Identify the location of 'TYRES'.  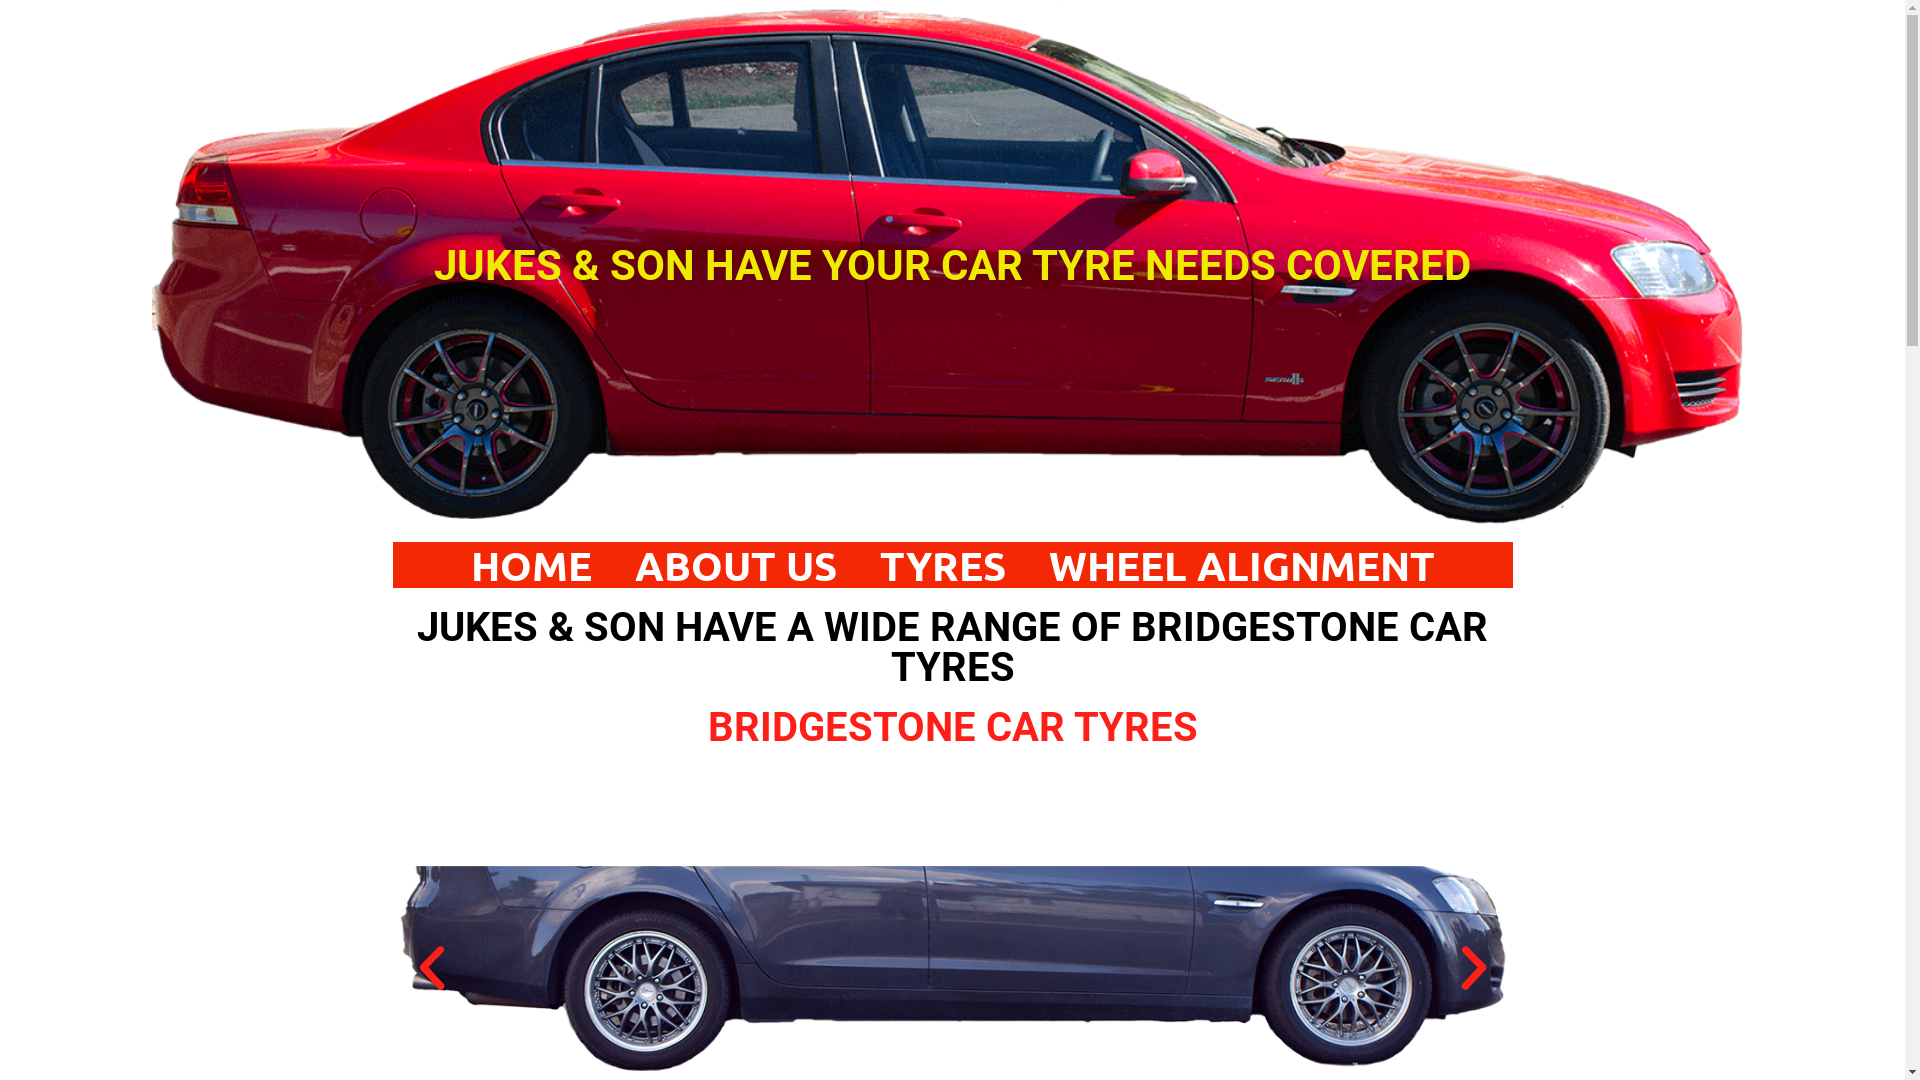
(859, 564).